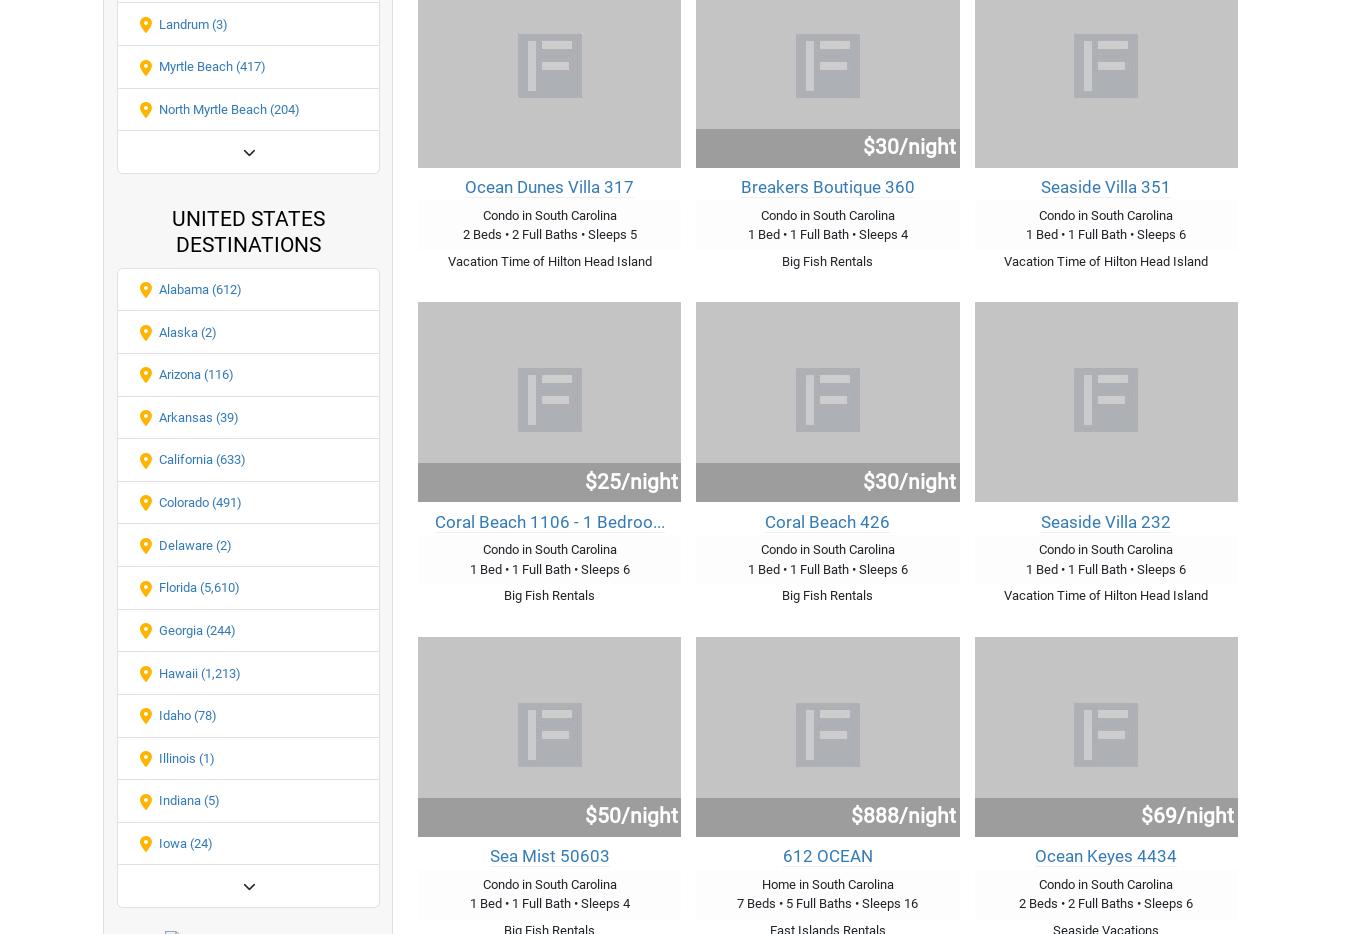 This screenshot has width=1366, height=934. What do you see at coordinates (231, 102) in the screenshot?
I see `'FAQ's'` at bounding box center [231, 102].